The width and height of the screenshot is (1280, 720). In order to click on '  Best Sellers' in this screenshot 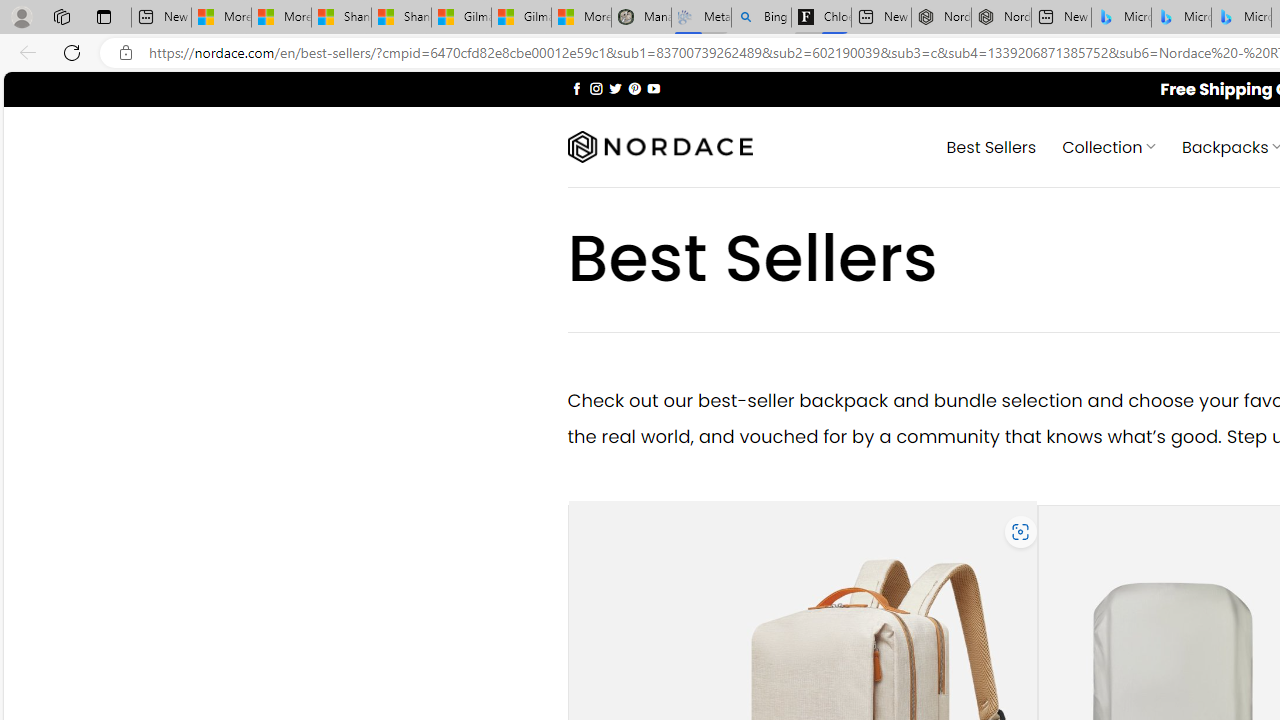, I will do `click(991, 145)`.